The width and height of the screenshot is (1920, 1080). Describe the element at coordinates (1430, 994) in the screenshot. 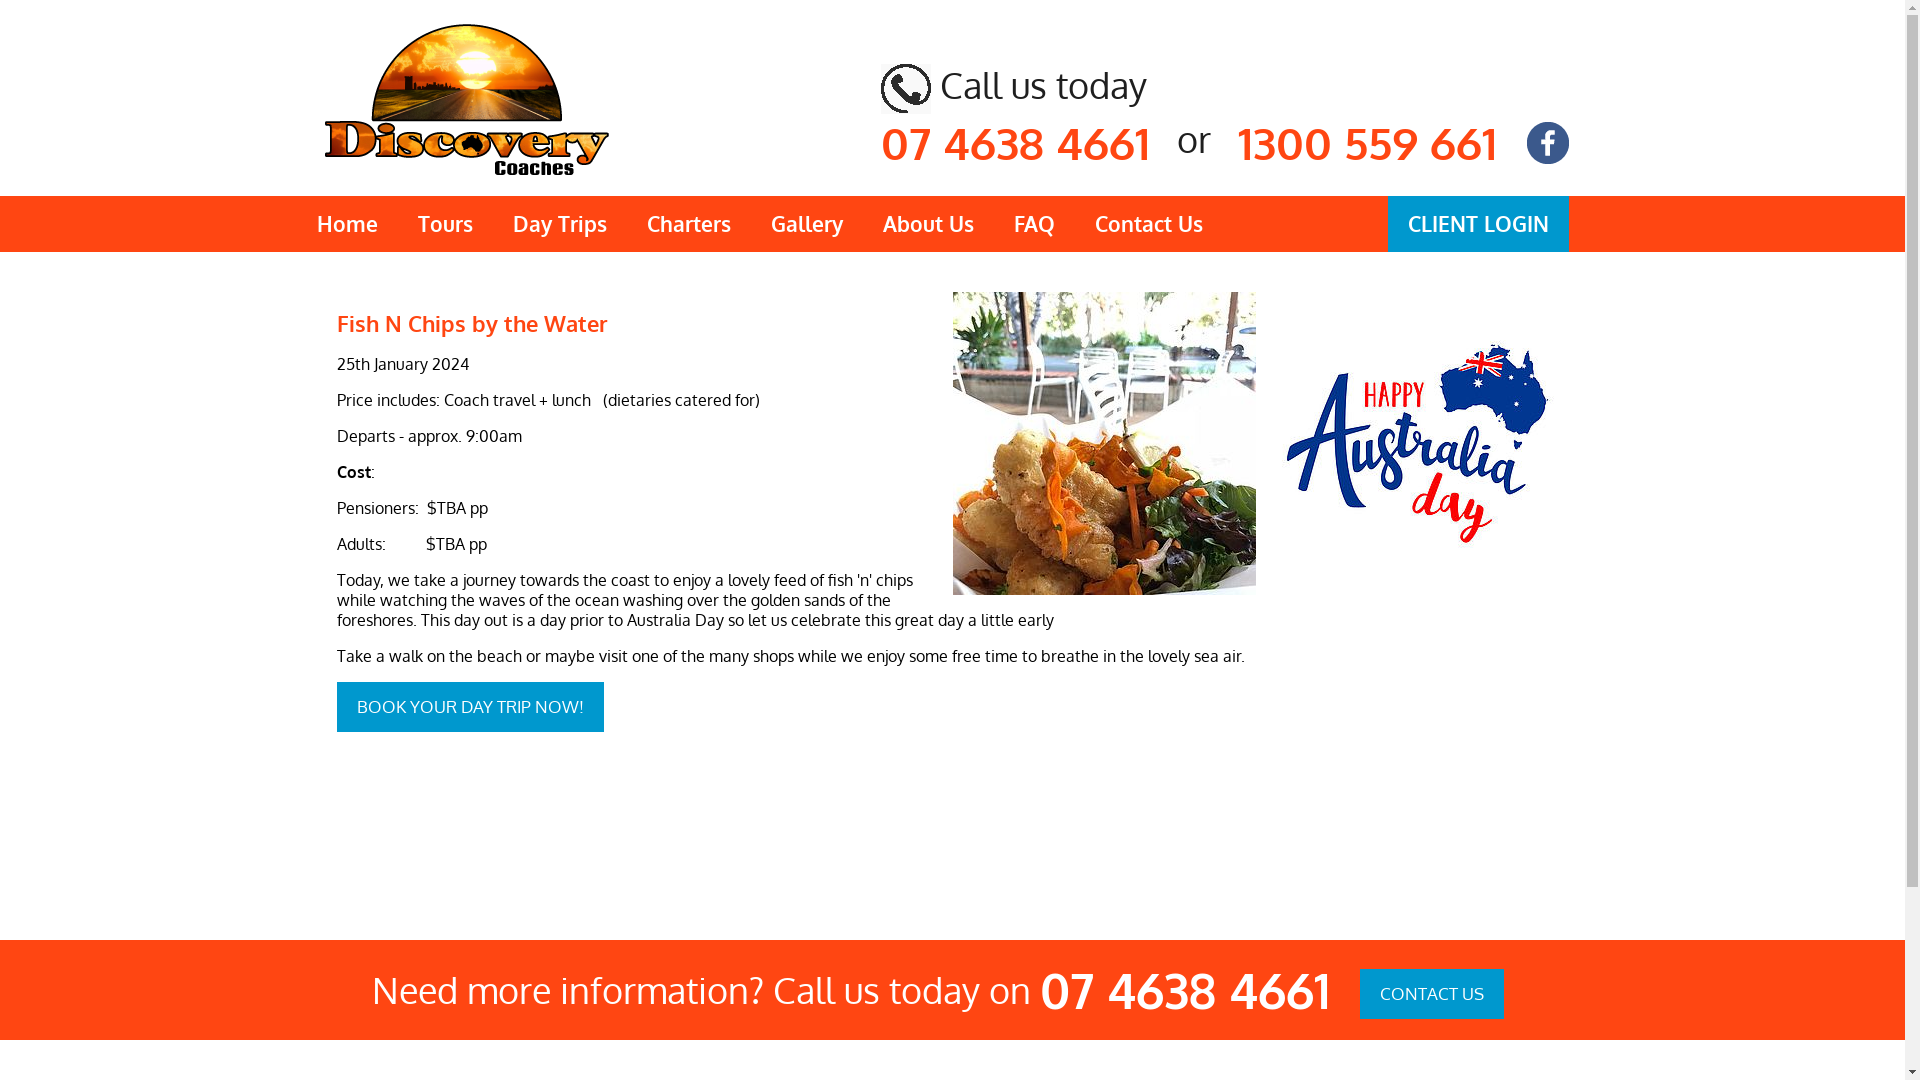

I see `'CONTACT US'` at that location.